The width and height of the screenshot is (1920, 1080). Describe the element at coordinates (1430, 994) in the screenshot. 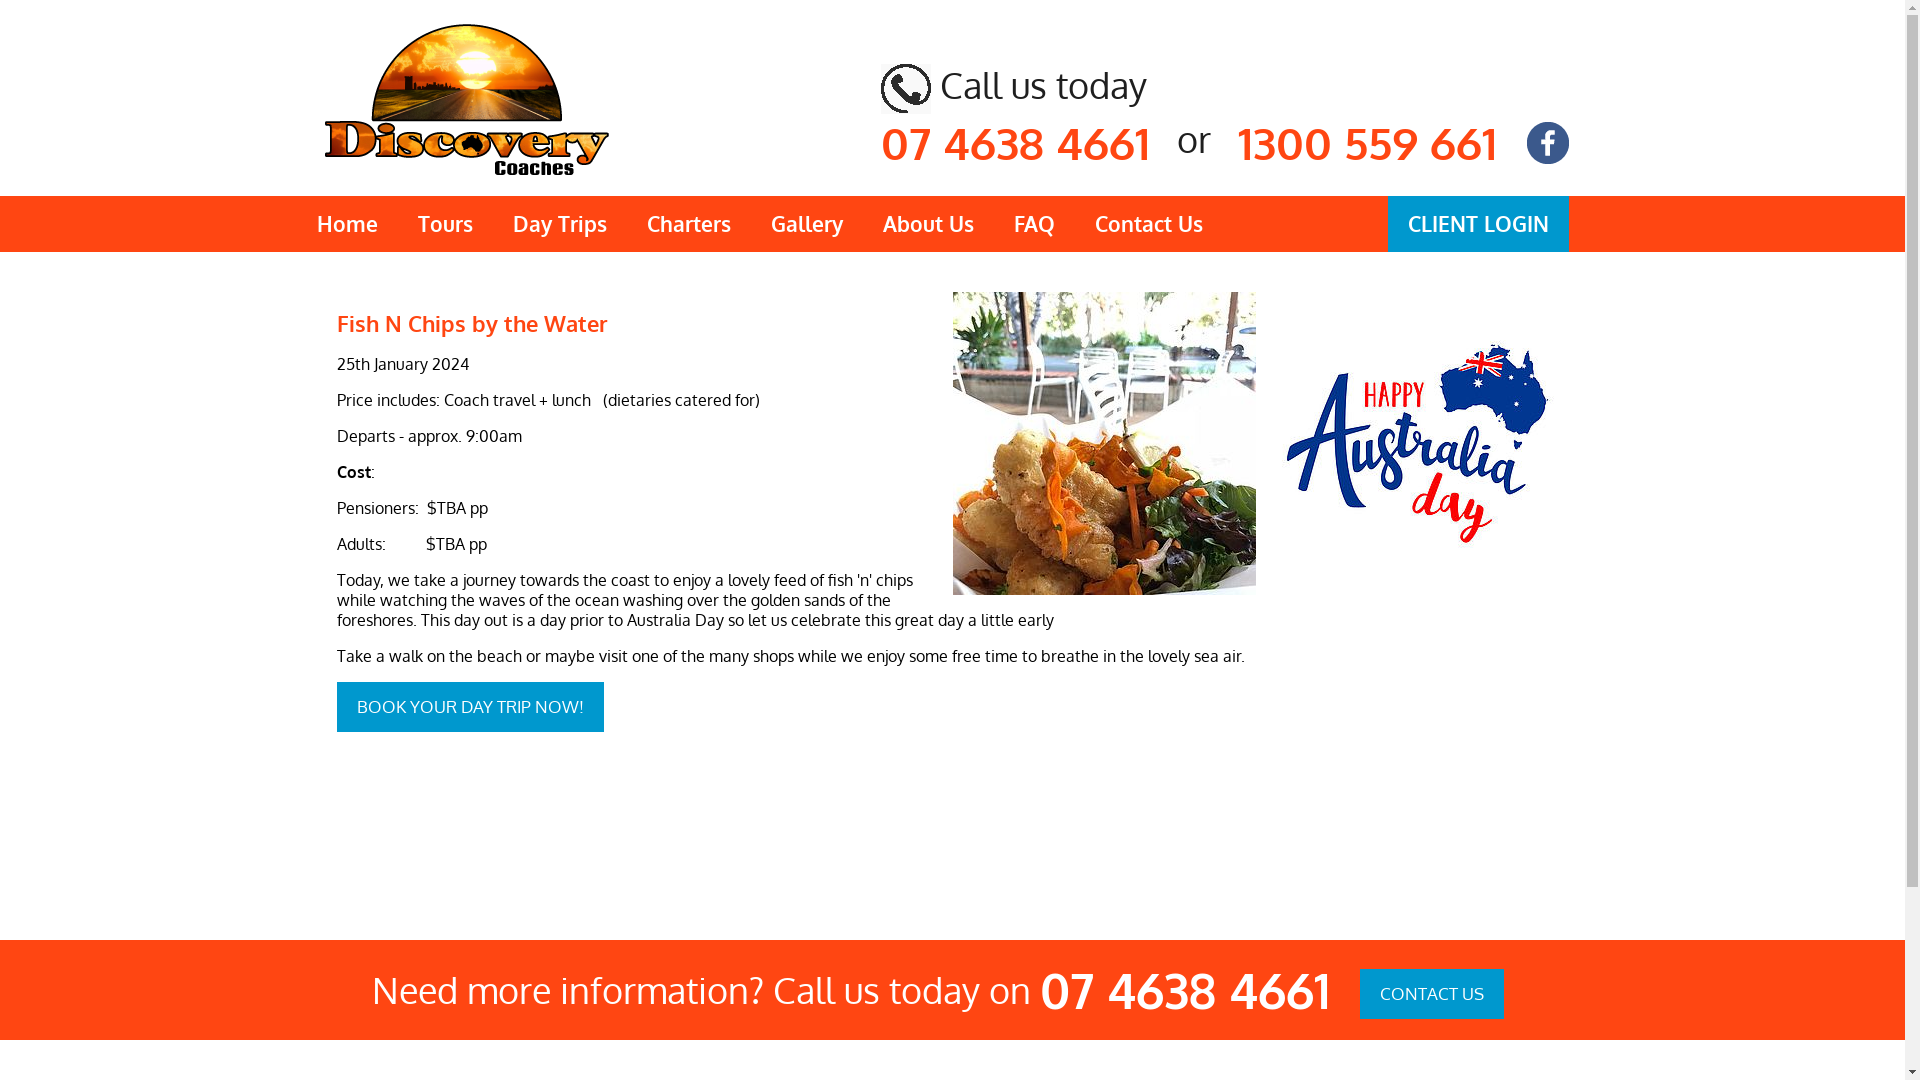

I see `'CONTACT US'` at that location.